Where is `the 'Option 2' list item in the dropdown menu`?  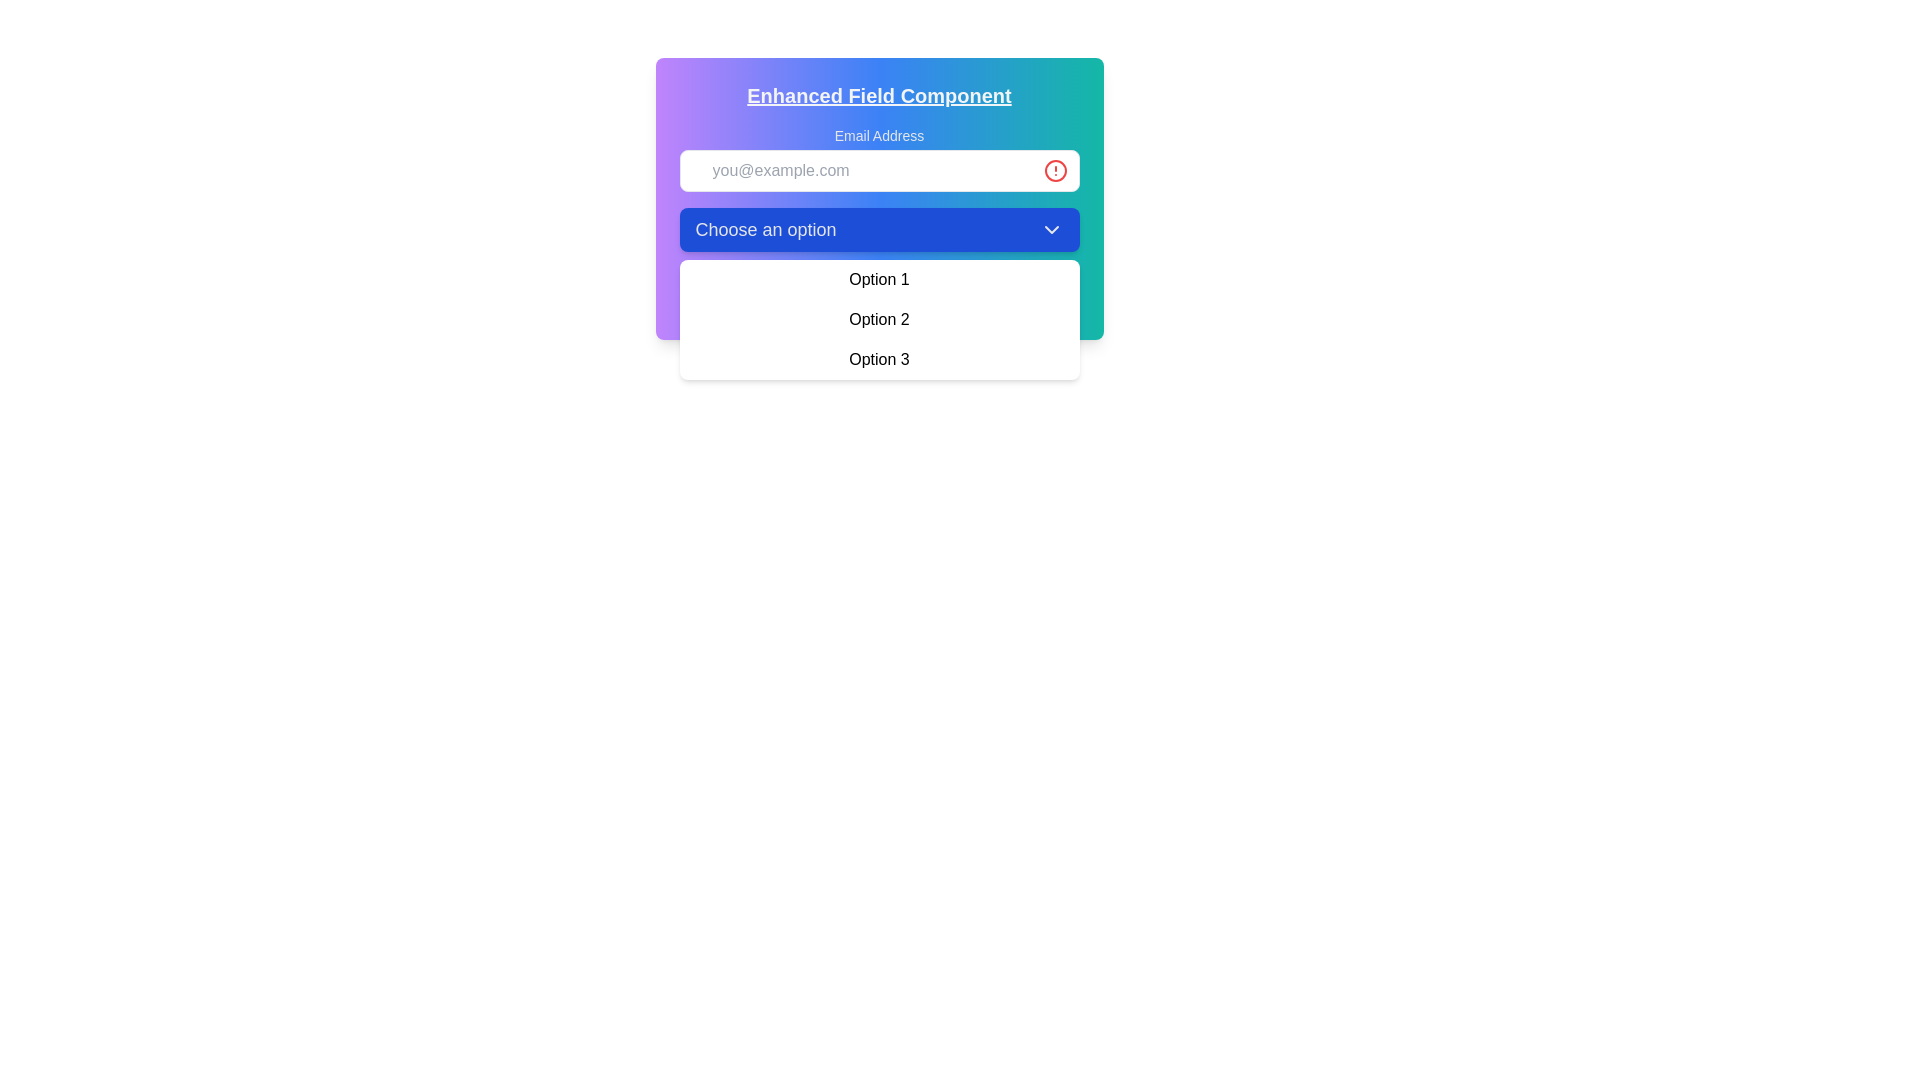 the 'Option 2' list item in the dropdown menu is located at coordinates (879, 319).